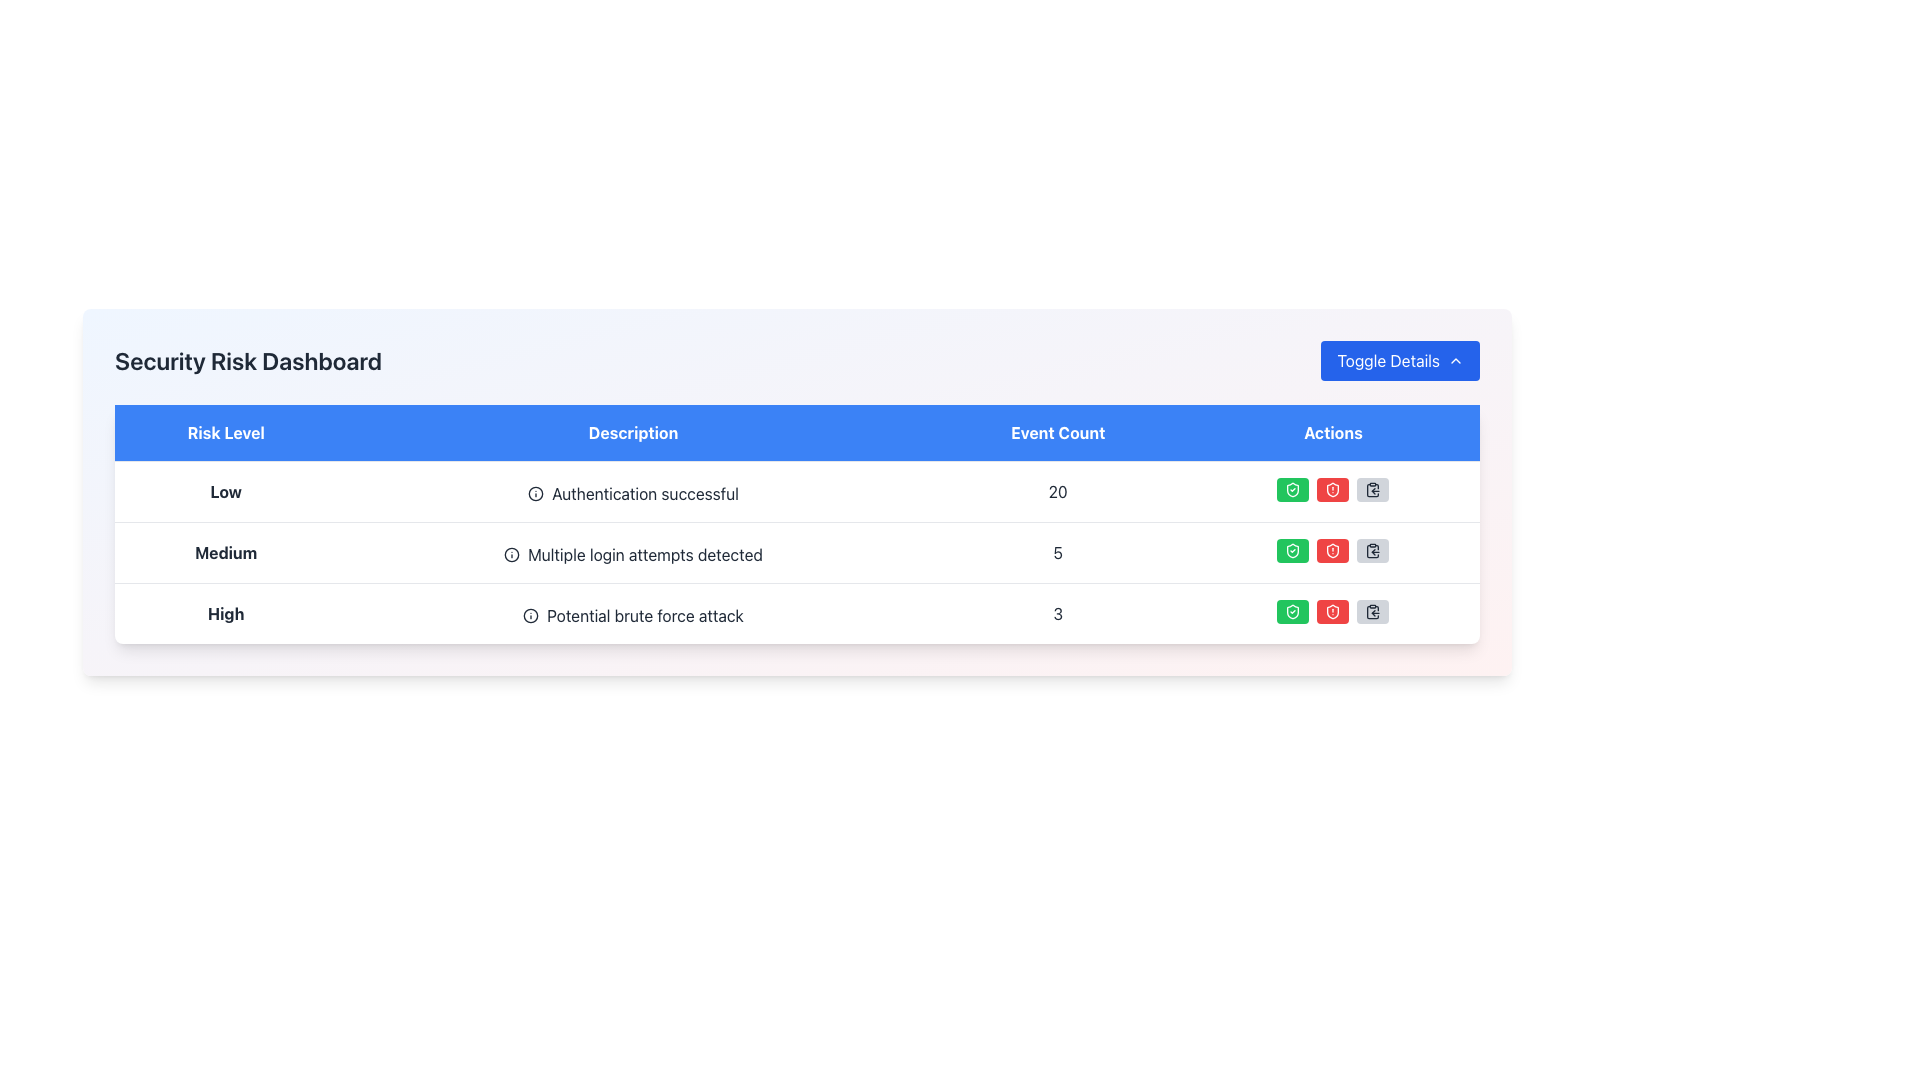 Image resolution: width=1920 pixels, height=1080 pixels. Describe the element at coordinates (536, 493) in the screenshot. I see `the circular icon located in the 'Description' column of the 'Low' risk level row in the 'Security Risk Dashboard' table, which precedes the text 'Authentication successful'` at that location.